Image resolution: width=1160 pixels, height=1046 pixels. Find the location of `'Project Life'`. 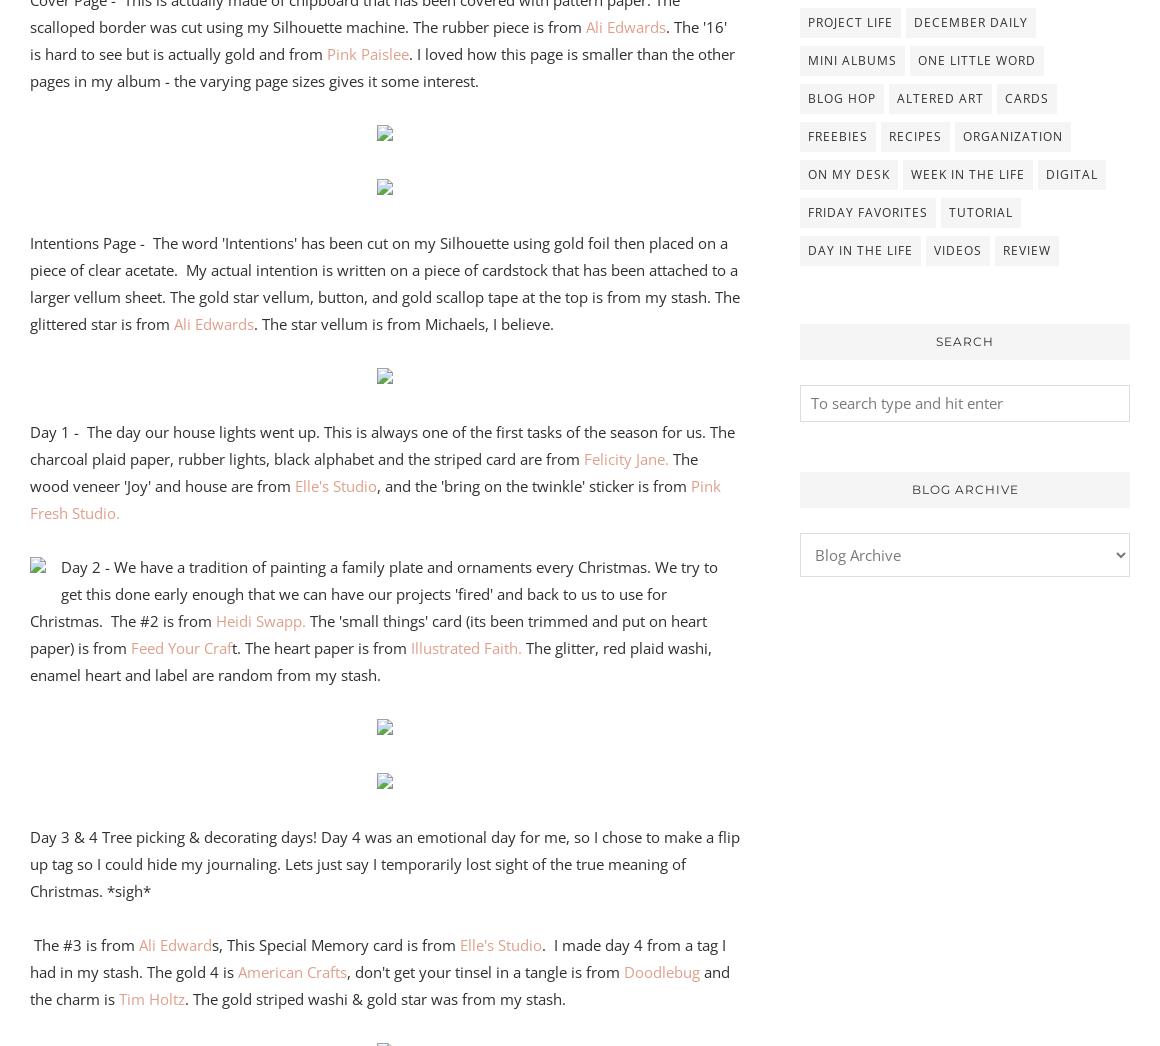

'Project Life' is located at coordinates (807, 20).